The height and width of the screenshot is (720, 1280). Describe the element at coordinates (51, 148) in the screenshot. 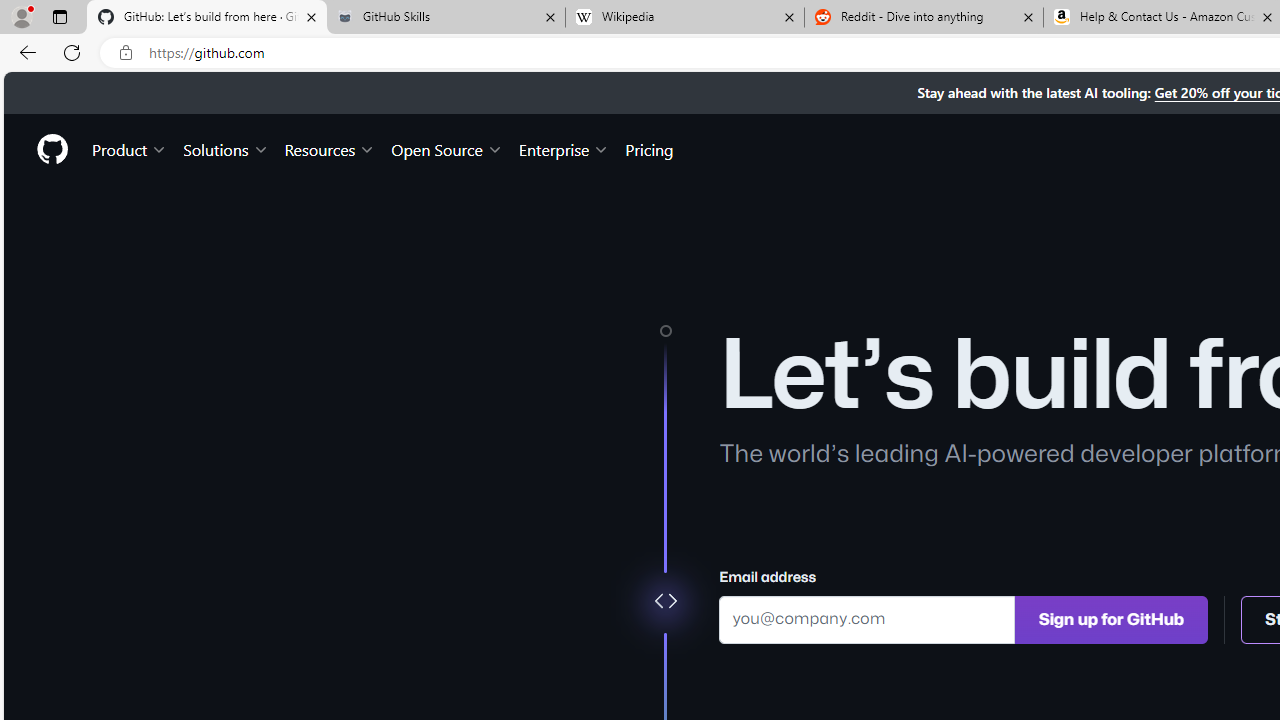

I see `'Homepage'` at that location.